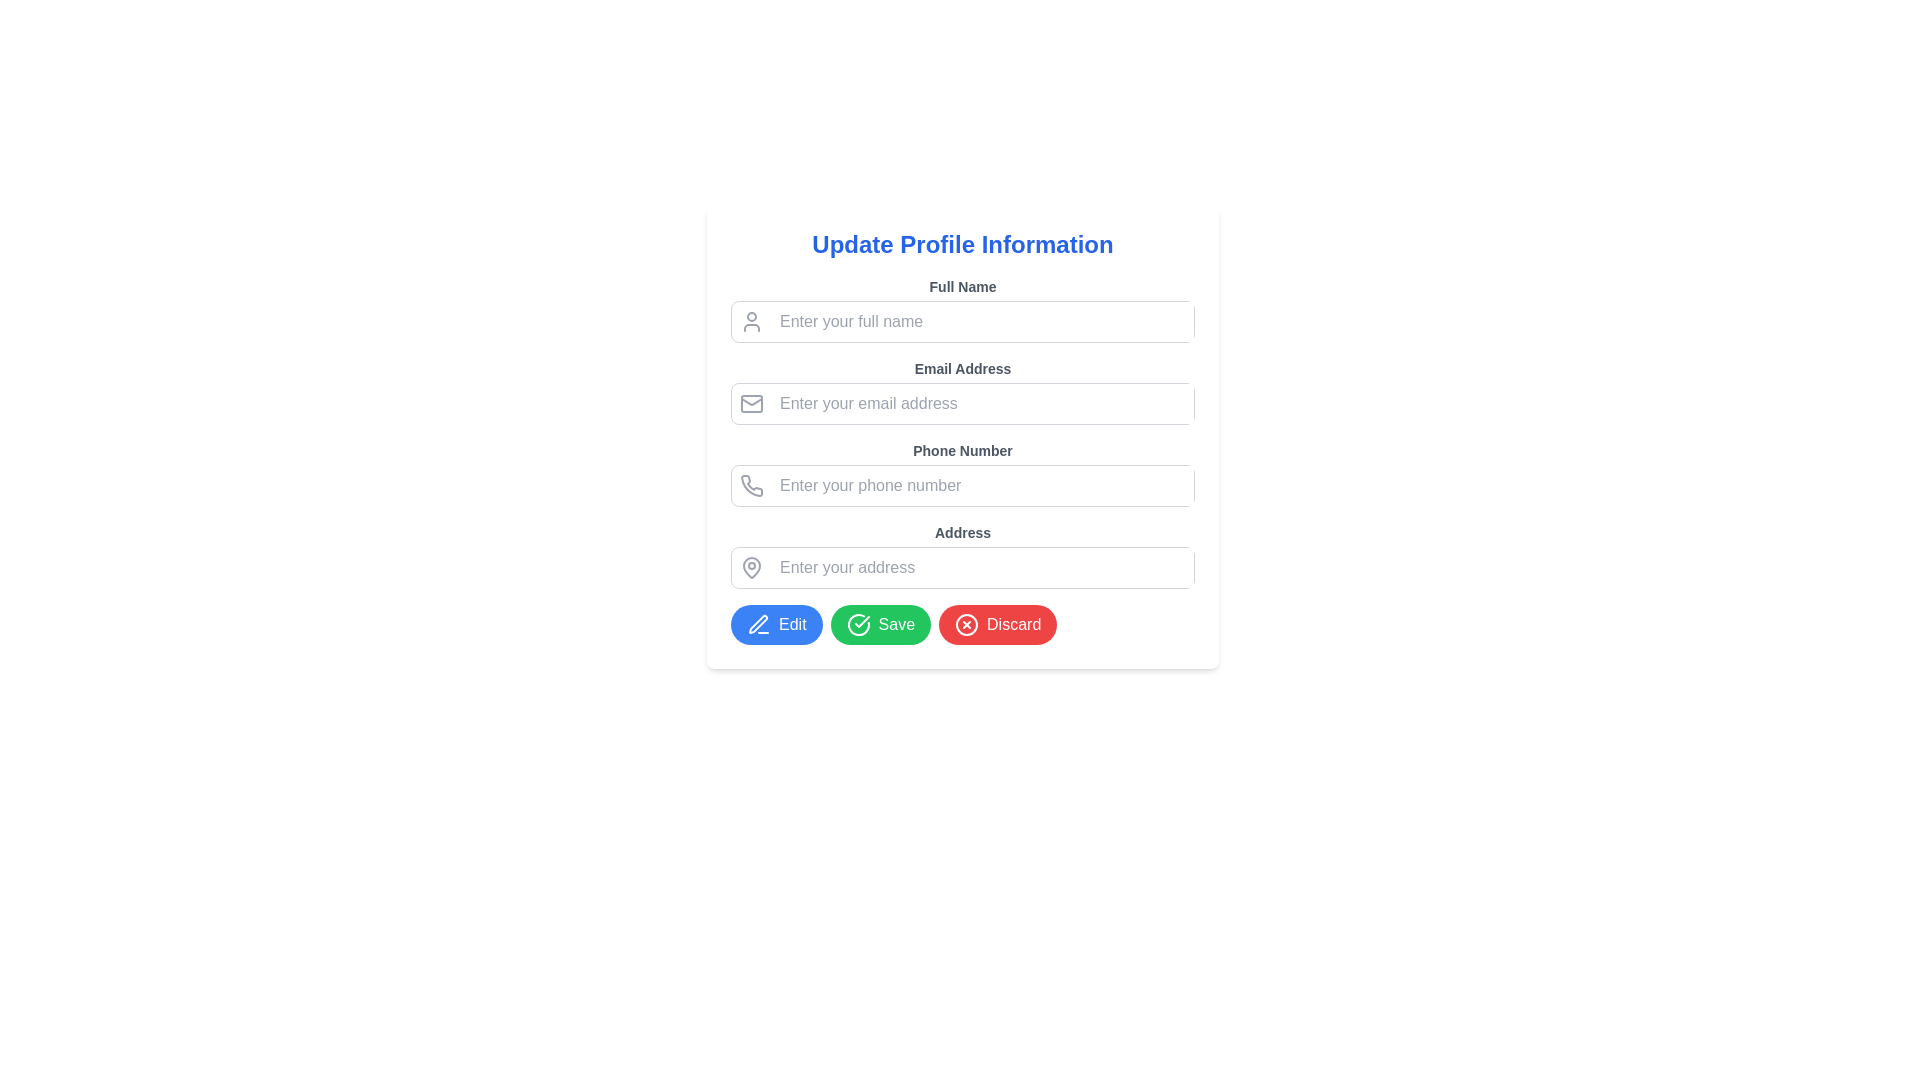 The image size is (1920, 1080). I want to click on the phone number icon located next to the input field in the 'Update Profile Information' form, specifically in the third line item, so click(751, 486).